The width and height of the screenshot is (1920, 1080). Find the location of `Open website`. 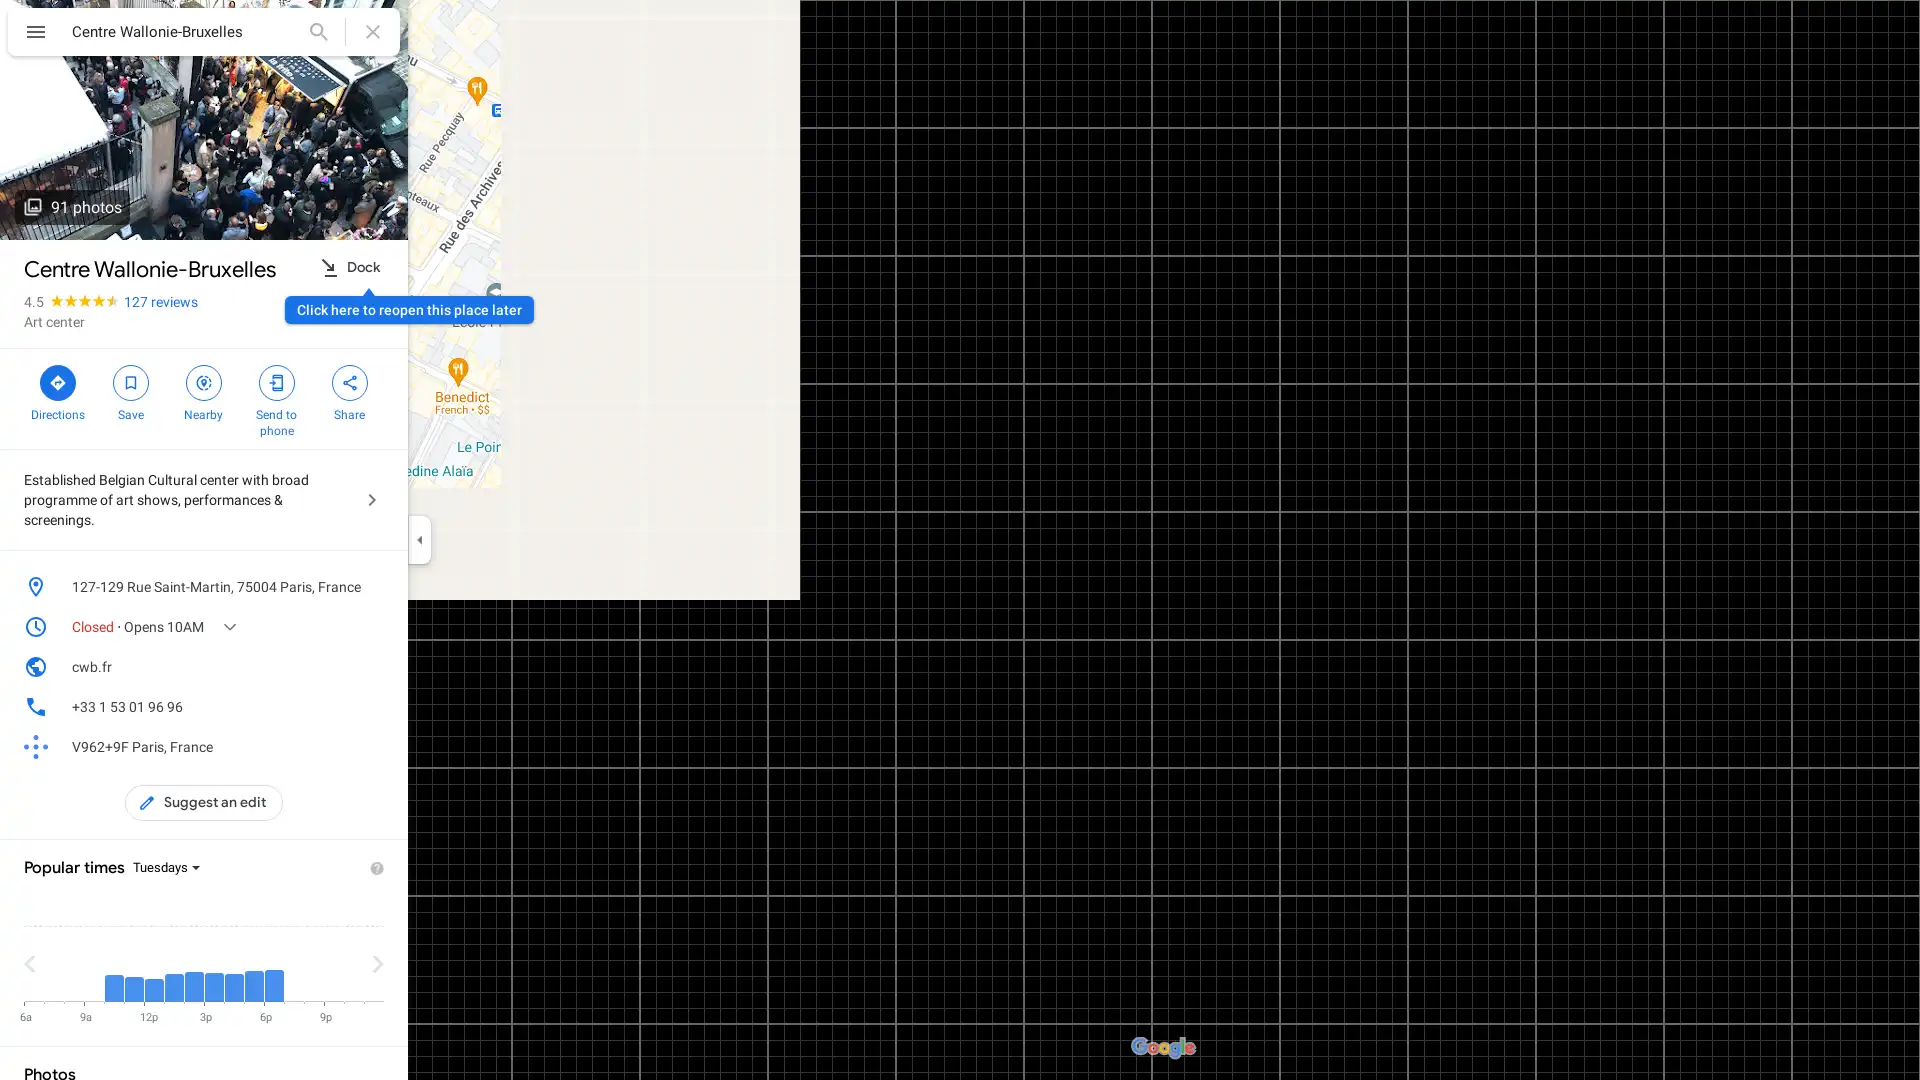

Open website is located at coordinates (344, 667).